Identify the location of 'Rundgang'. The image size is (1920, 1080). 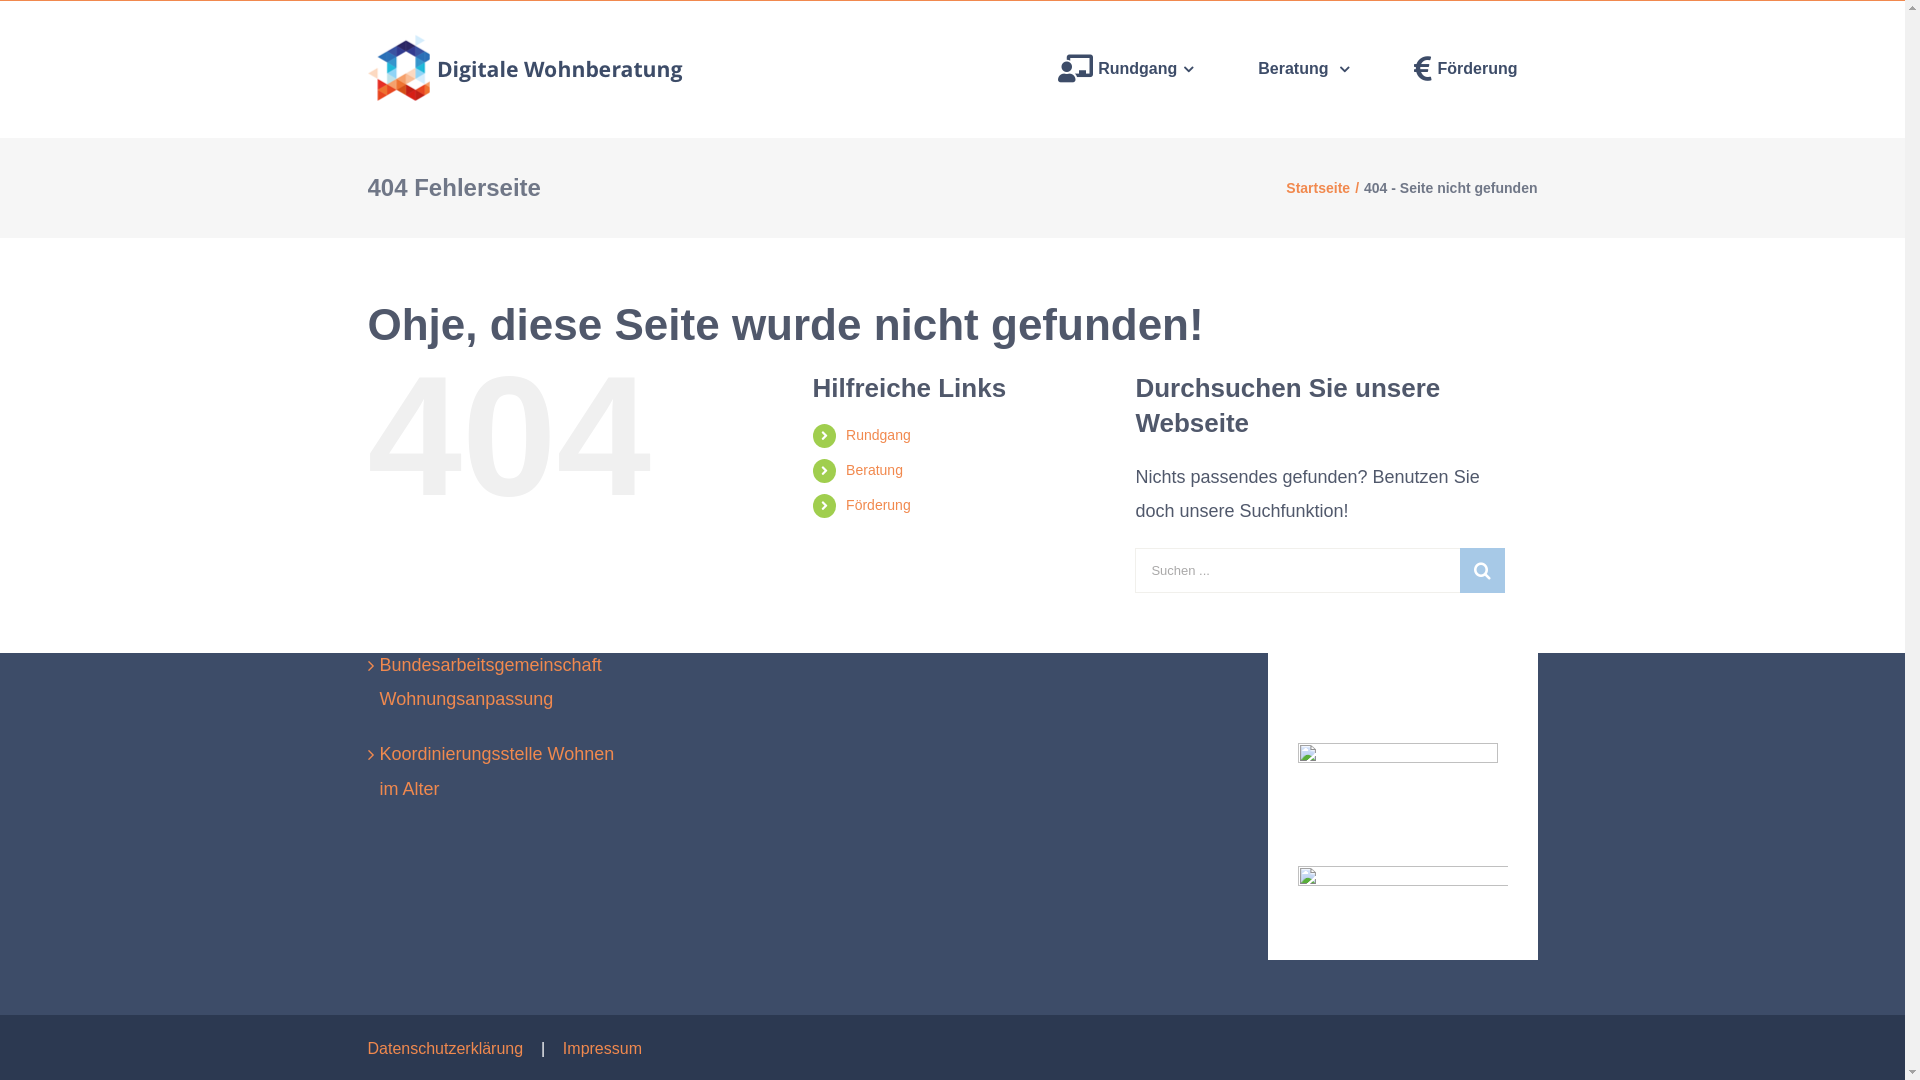
(878, 434).